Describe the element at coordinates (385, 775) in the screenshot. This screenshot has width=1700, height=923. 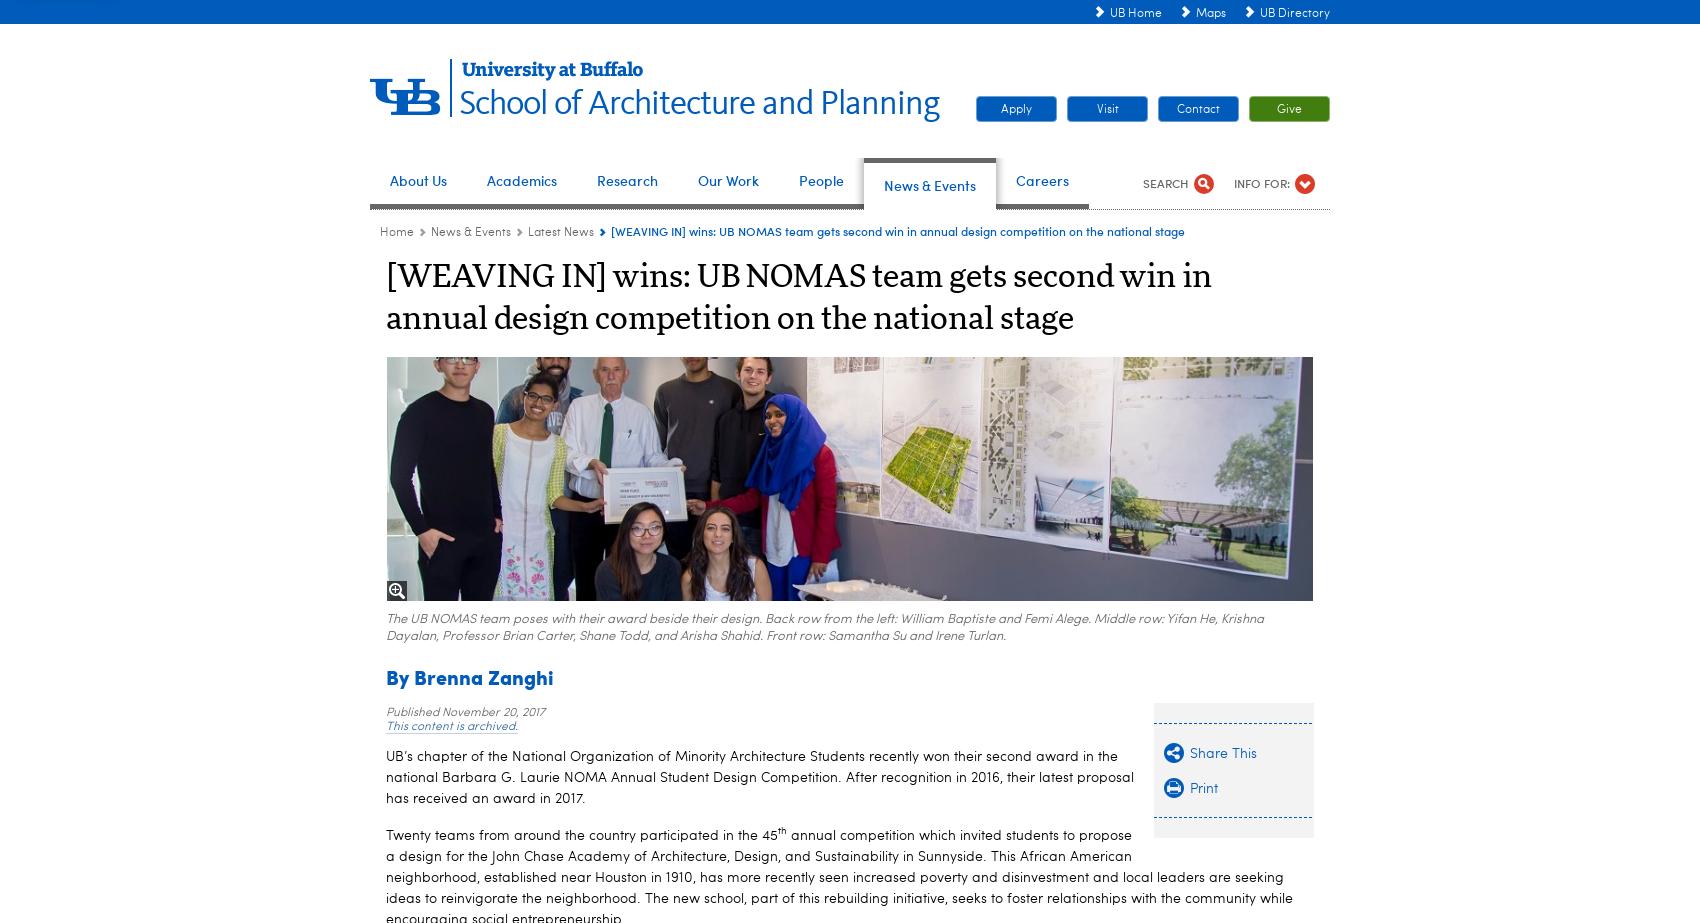
I see `'UB’s chapter of the National Organization of Minority Architecture Students recently won their second award in the national Barbara G. Laurie NOMA Annual Student Design Competition. After recognition in 2016, their latest proposal has received an award in 2017.'` at that location.